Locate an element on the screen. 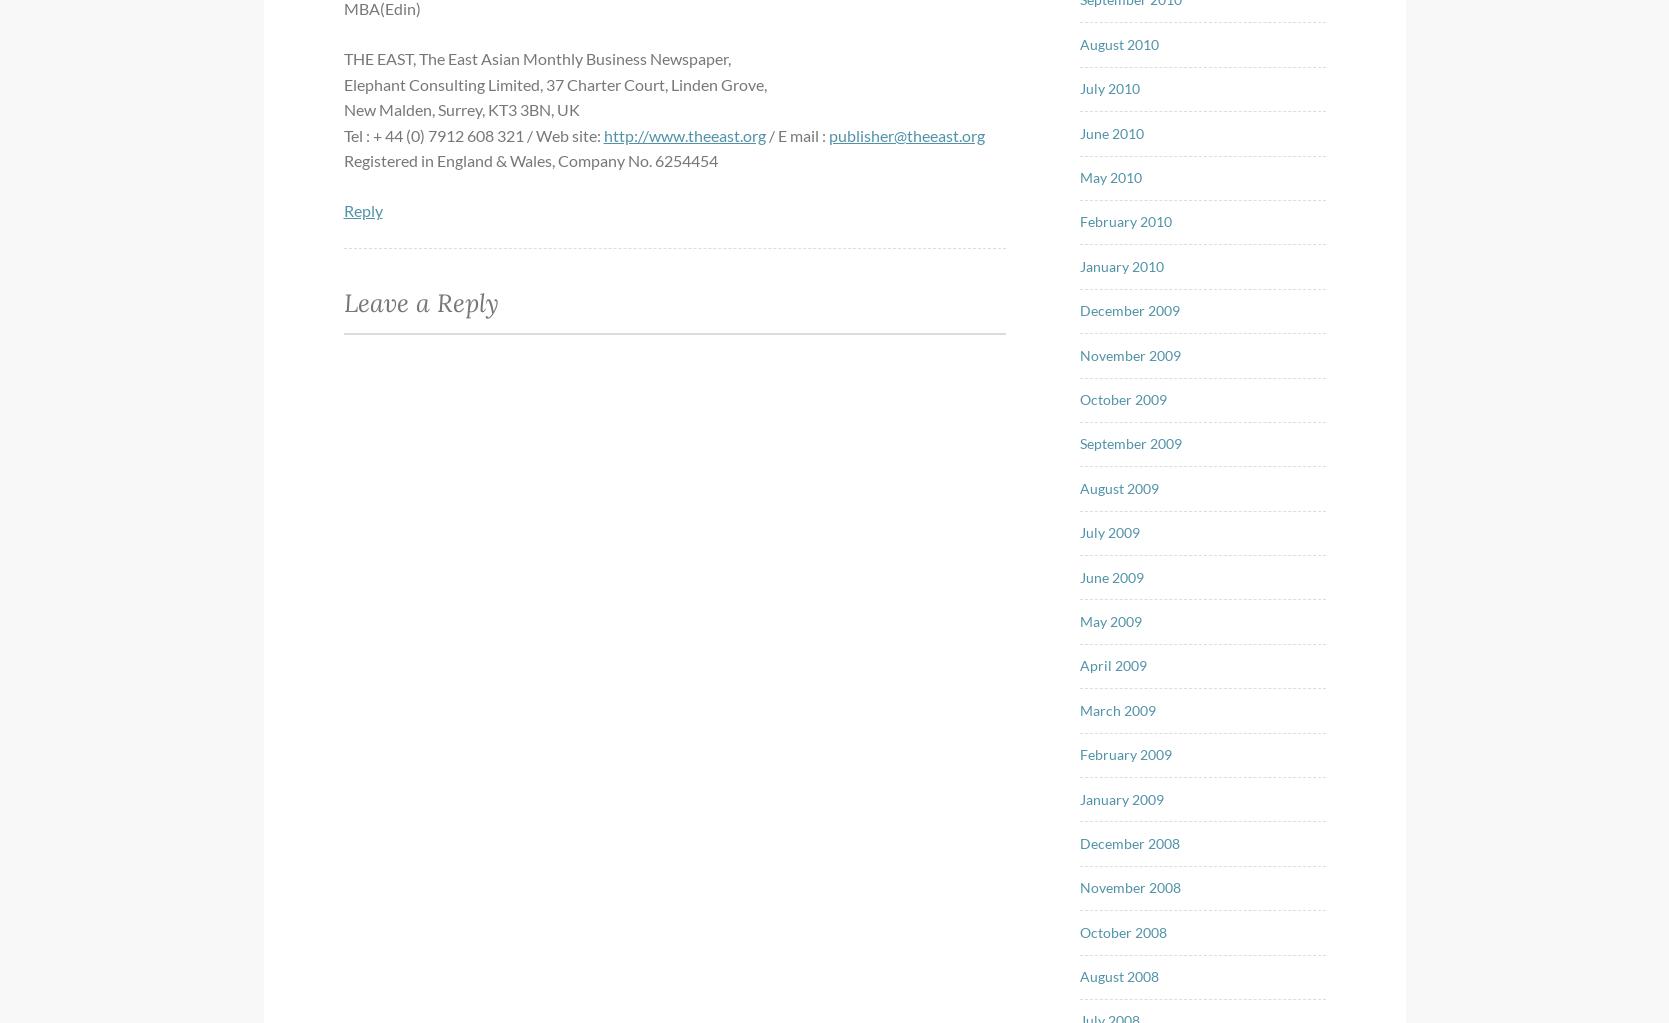 The image size is (1669, 1023). '/ E mail :' is located at coordinates (796, 133).